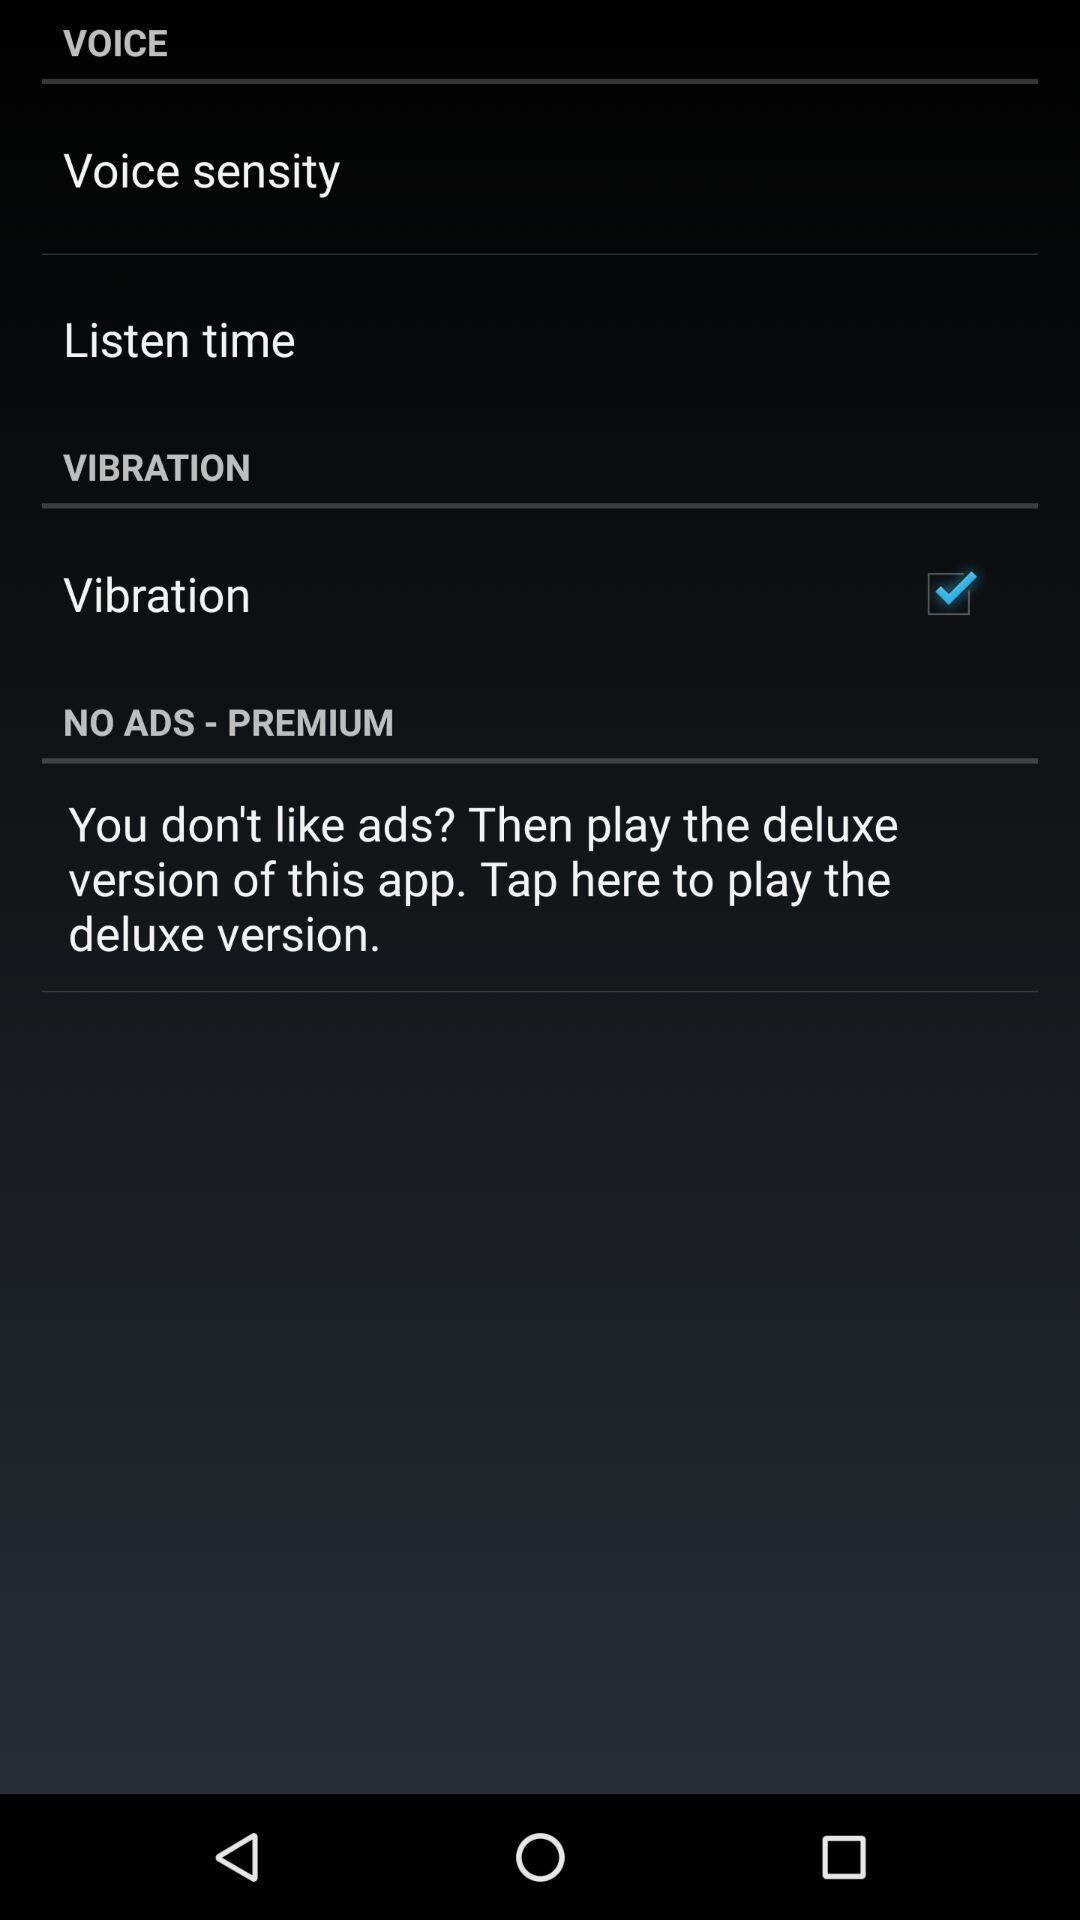  What do you see at coordinates (540, 720) in the screenshot?
I see `the no ads - premium icon` at bounding box center [540, 720].